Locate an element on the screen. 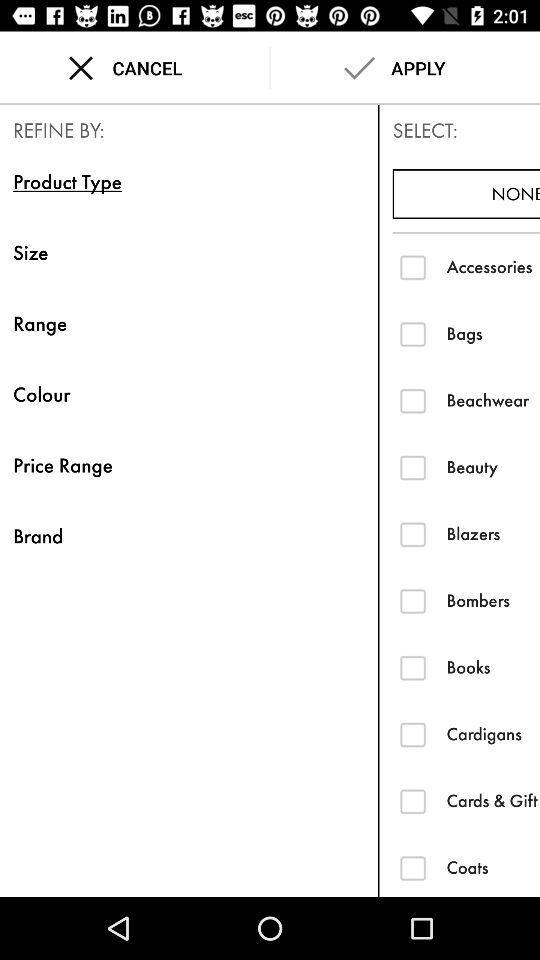 The height and width of the screenshot is (960, 540). the none is located at coordinates (466, 194).